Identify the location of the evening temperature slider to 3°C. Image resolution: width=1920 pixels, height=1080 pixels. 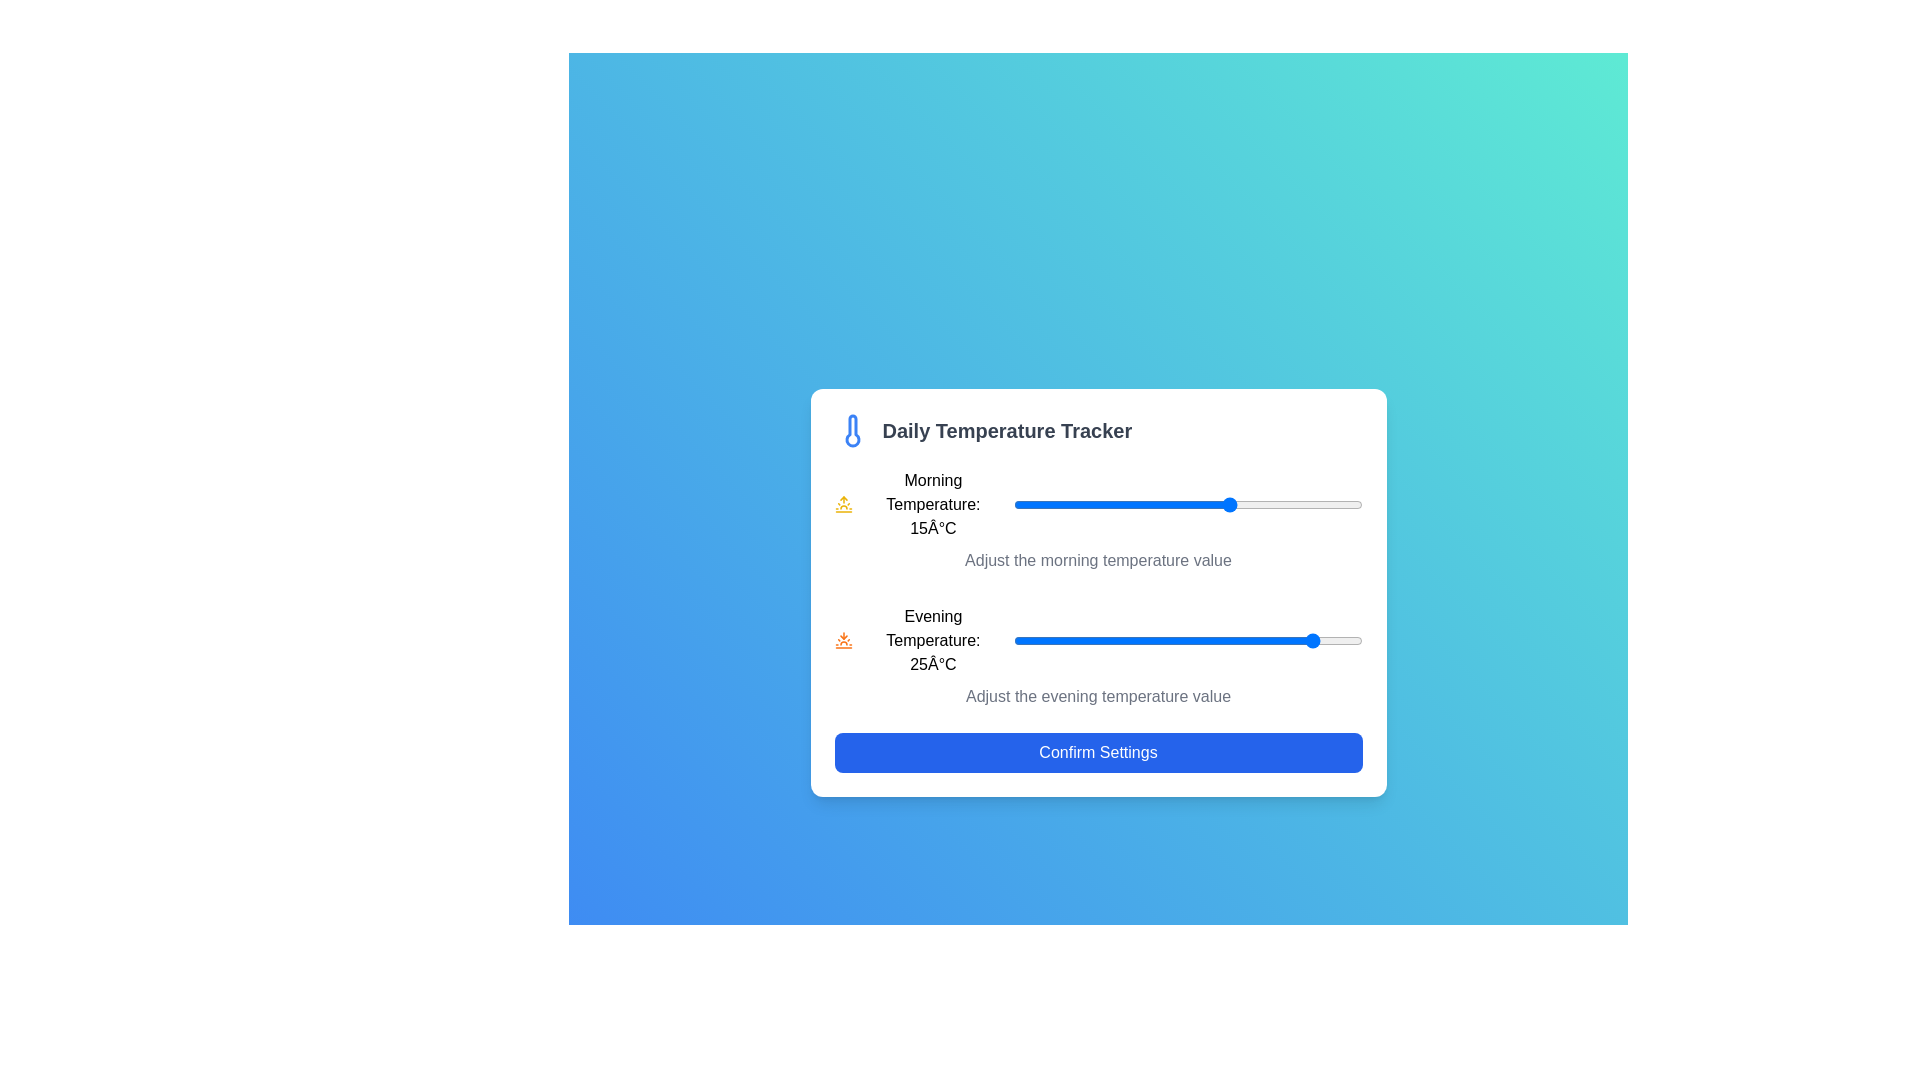
(1127, 640).